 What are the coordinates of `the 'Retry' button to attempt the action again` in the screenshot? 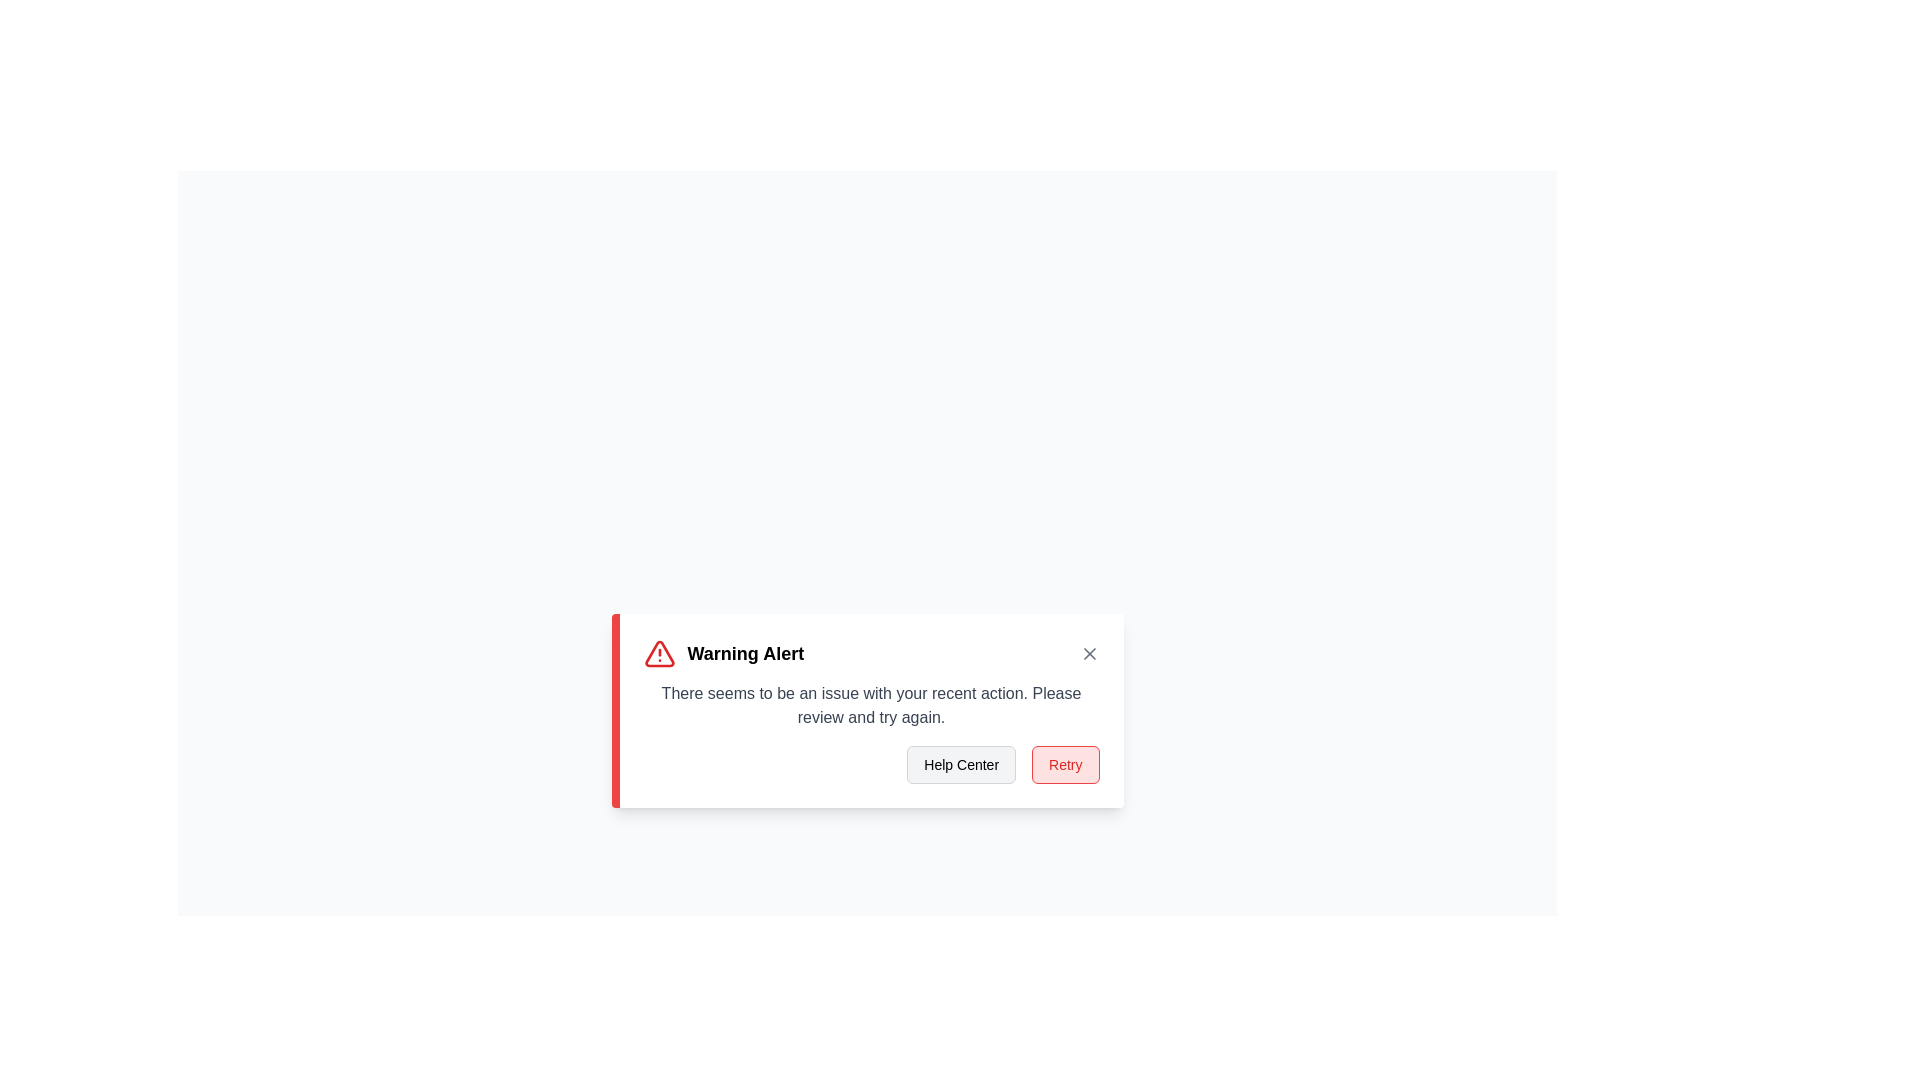 It's located at (1064, 764).